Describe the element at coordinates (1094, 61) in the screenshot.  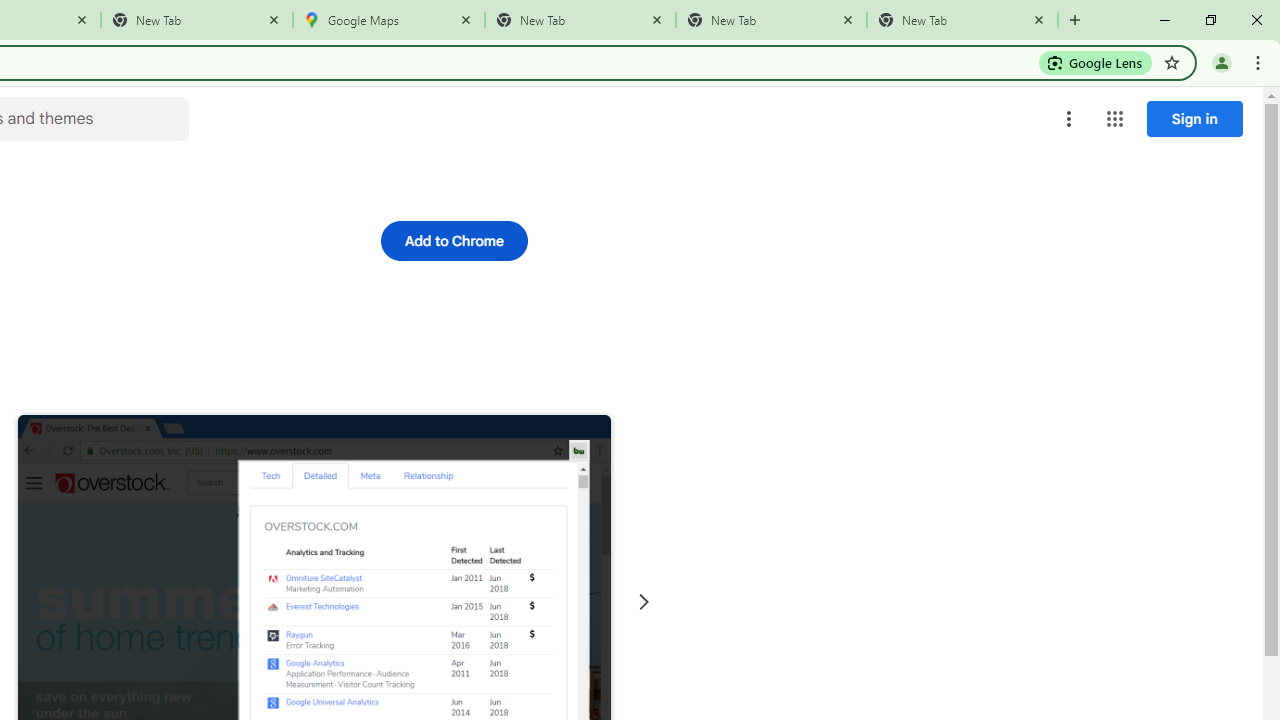
I see `'Search with Google Lens'` at that location.